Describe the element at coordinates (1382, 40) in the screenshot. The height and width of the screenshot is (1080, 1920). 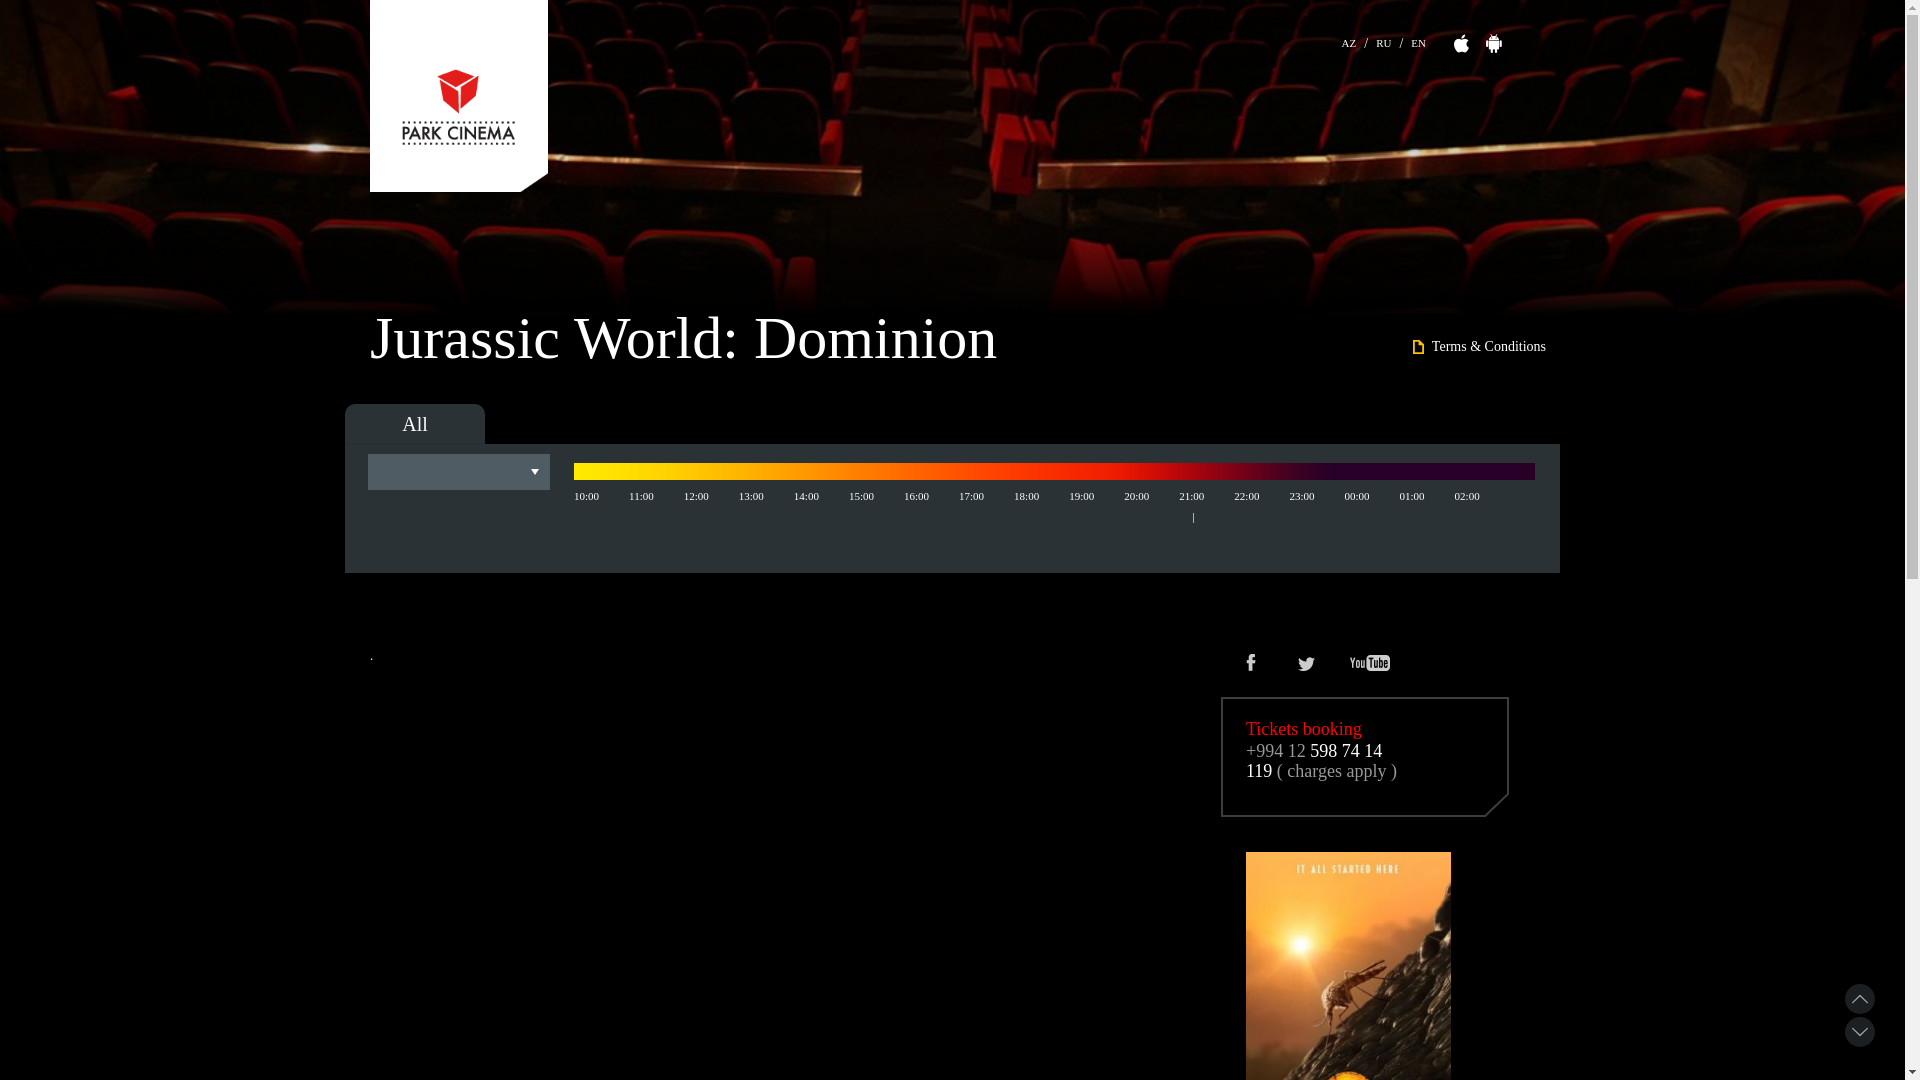
I see `'RU'` at that location.